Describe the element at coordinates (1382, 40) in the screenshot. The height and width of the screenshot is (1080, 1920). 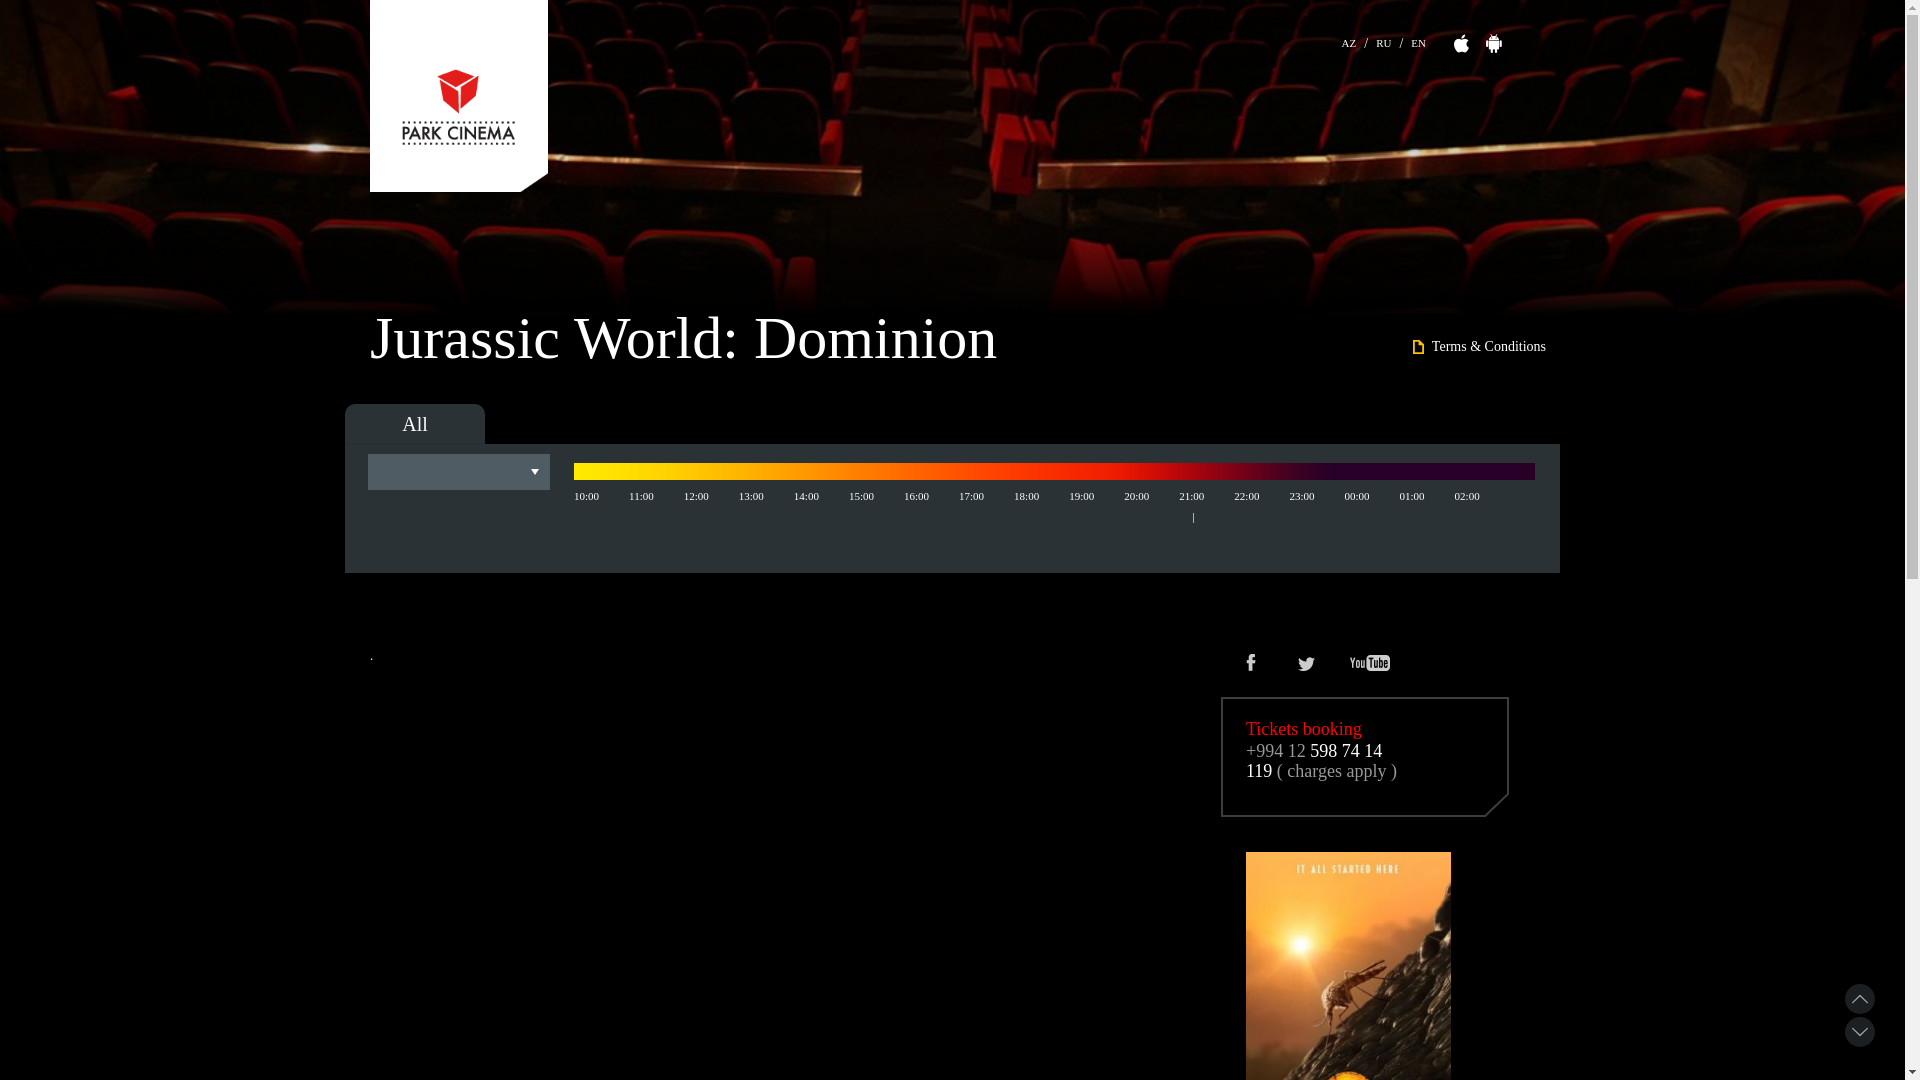
I see `'RU'` at that location.